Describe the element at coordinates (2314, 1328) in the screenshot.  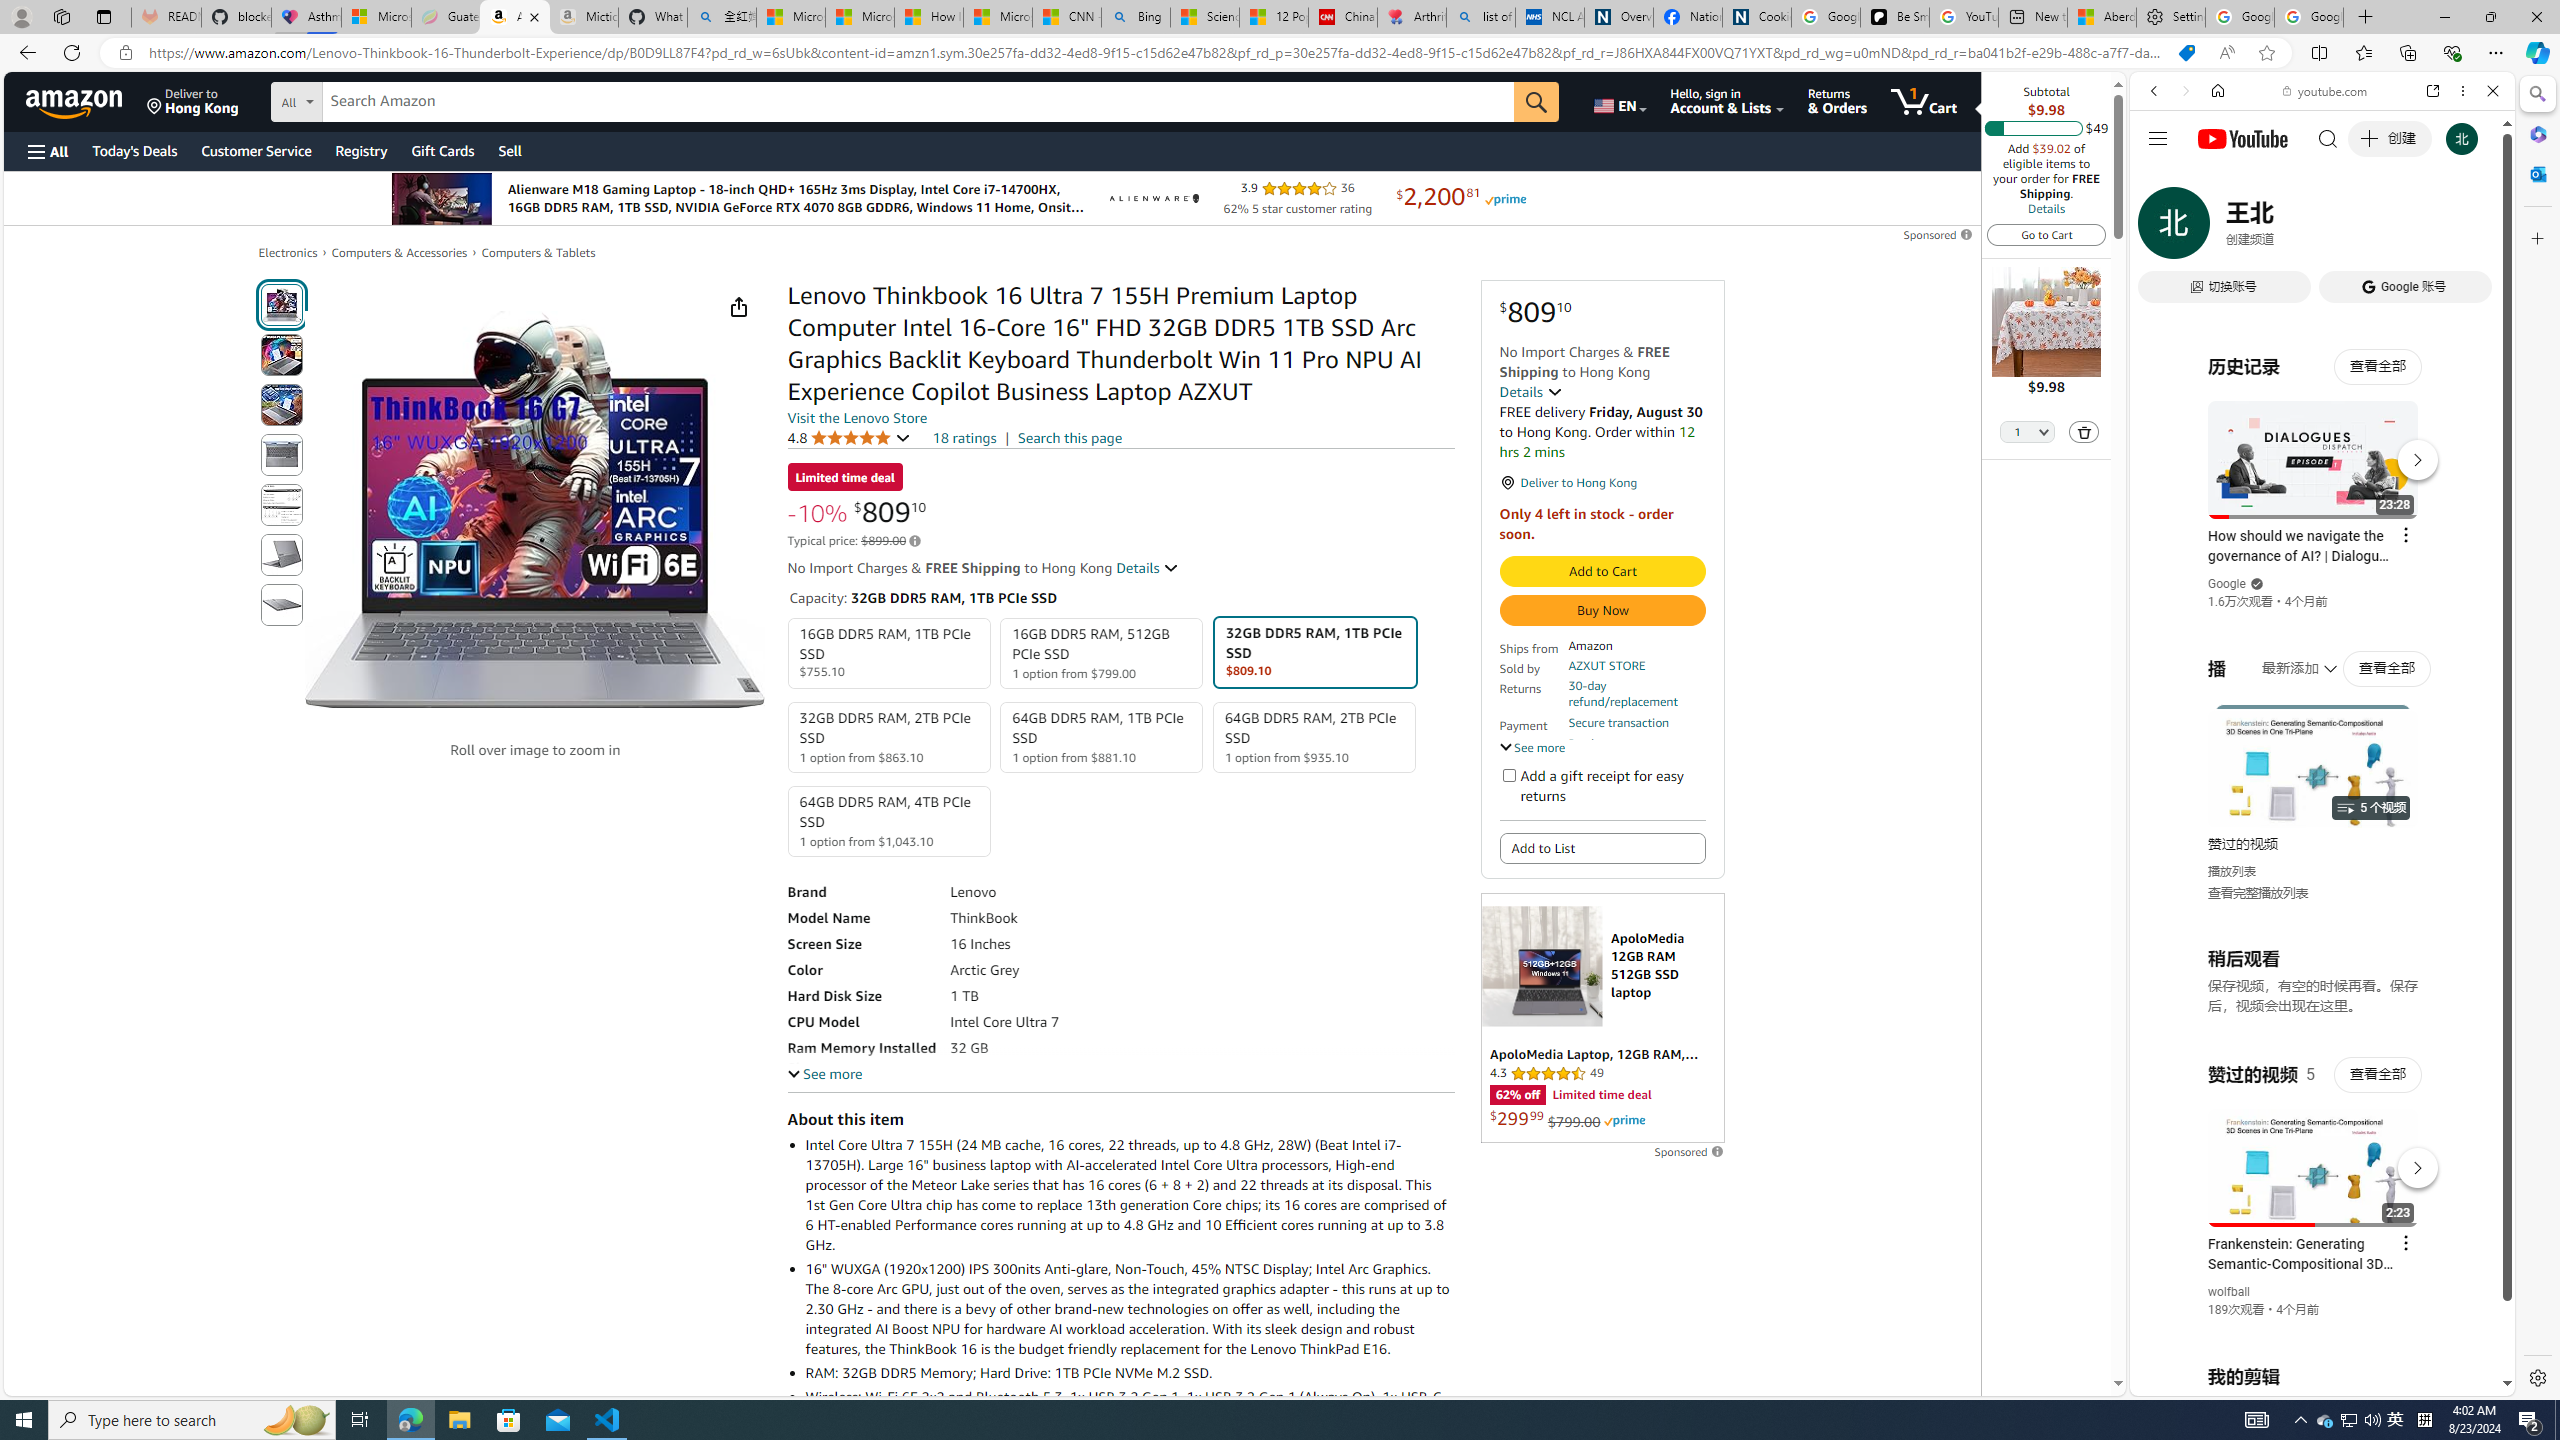
I see `'you'` at that location.